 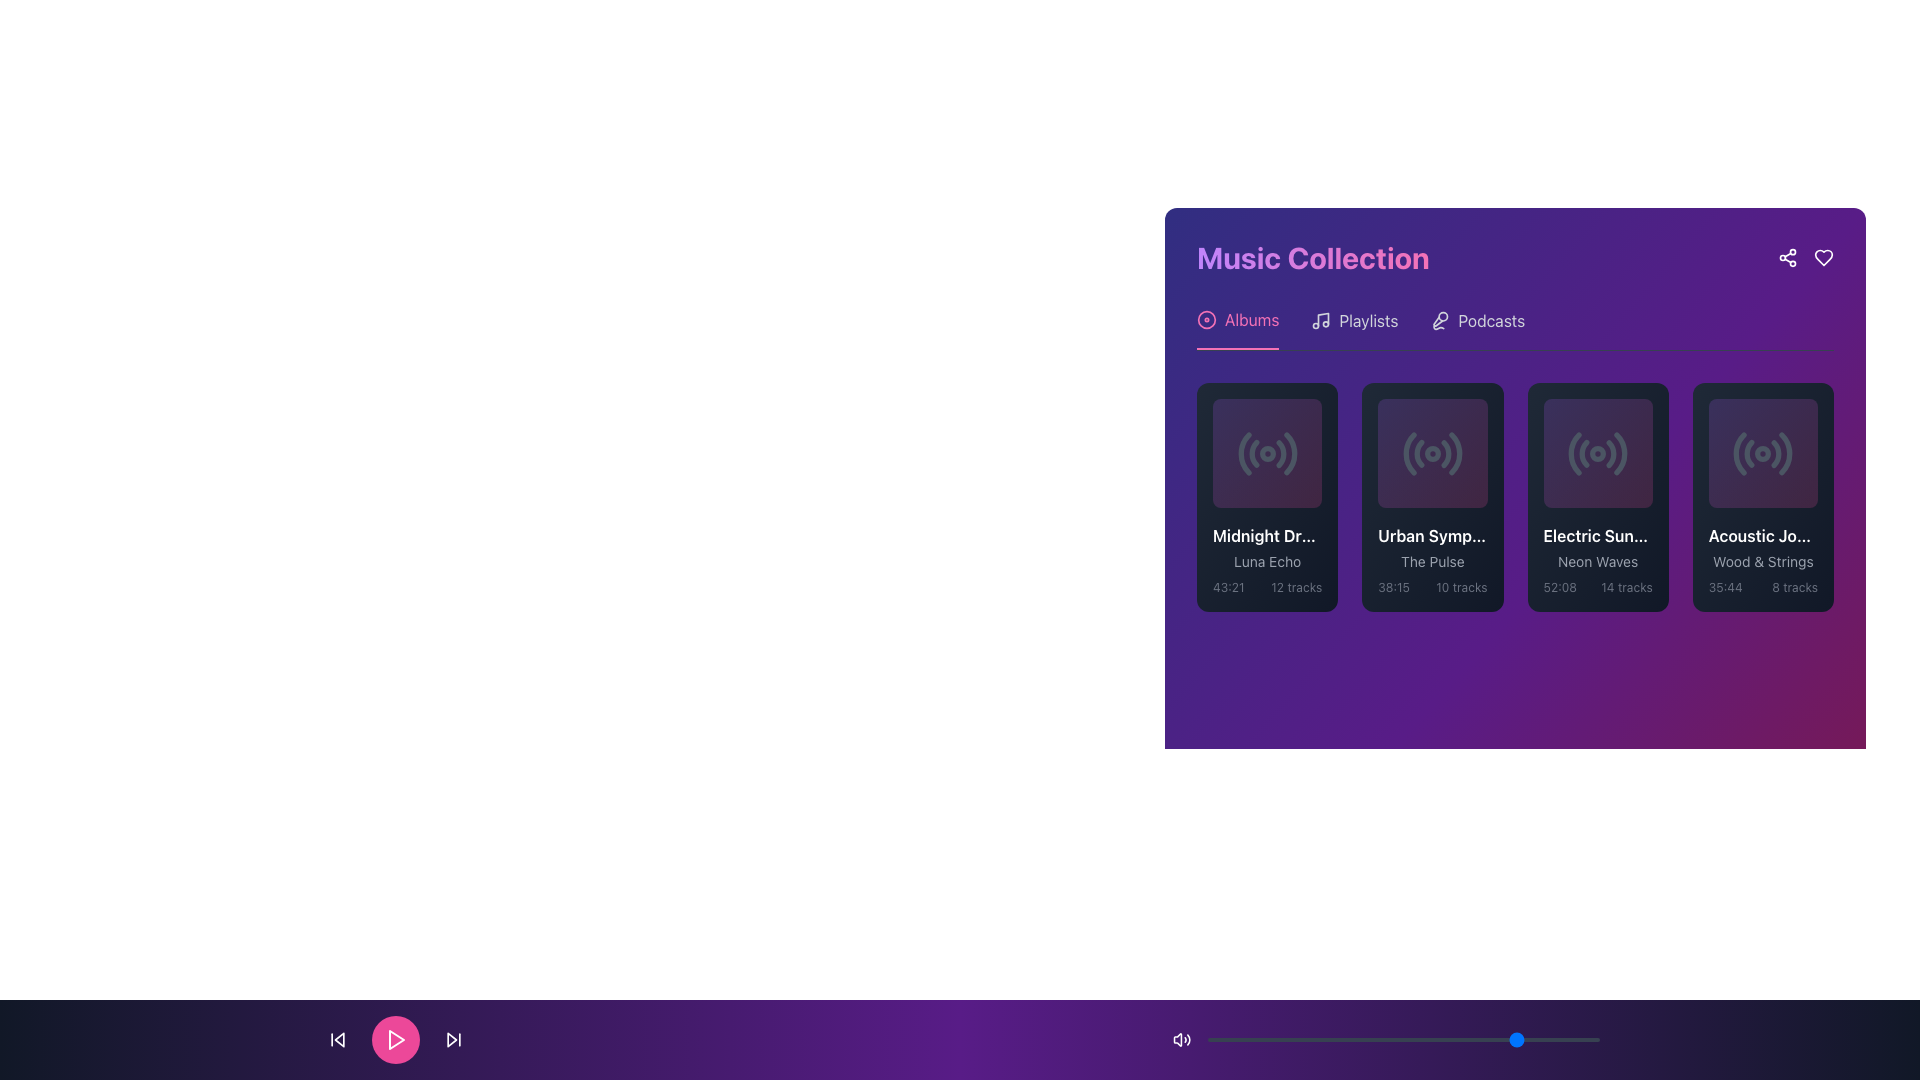 What do you see at coordinates (1393, 587) in the screenshot?
I see `the static text label displaying the duration '38:15' minutes, located at the bottom-left side of the 'Urban Symphony' album card` at bounding box center [1393, 587].